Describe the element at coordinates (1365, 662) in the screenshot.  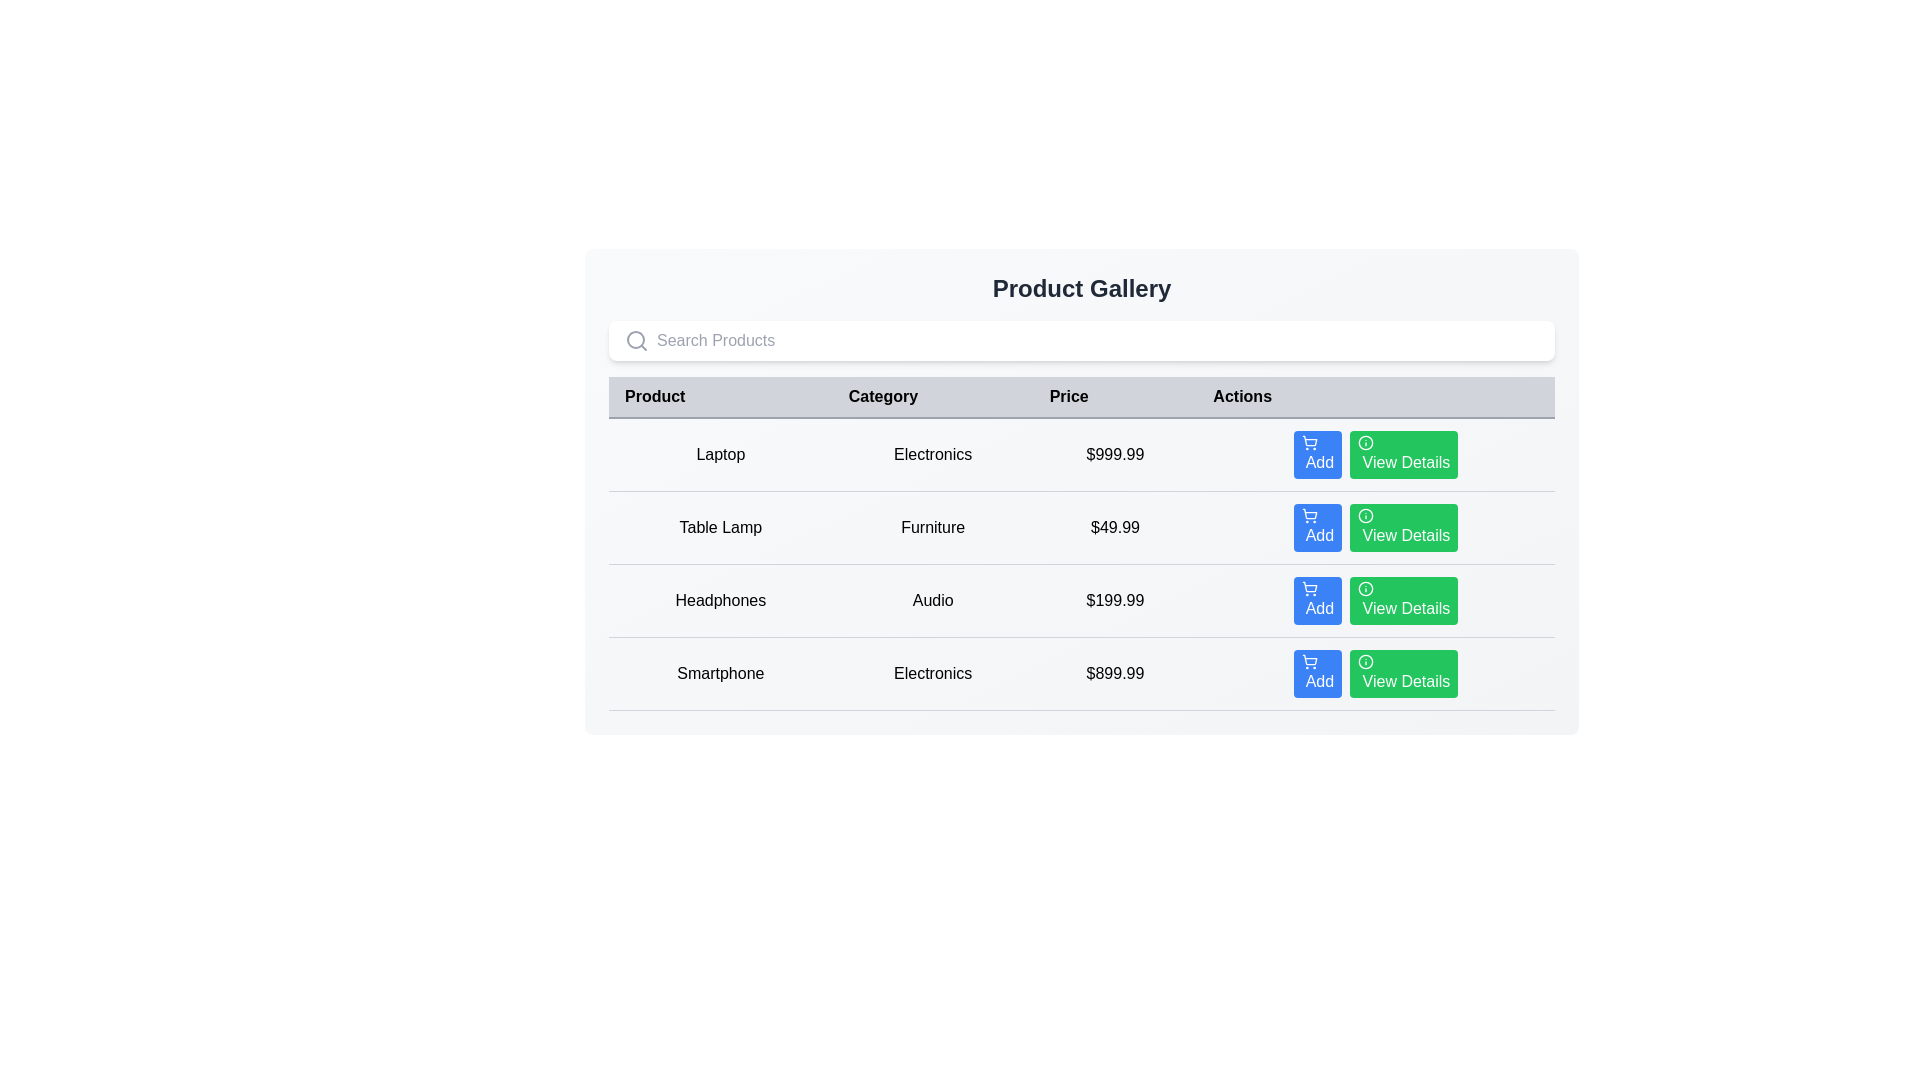
I see `the small circular informational indicator icon with a hollow outline and green background located in the last row of the 'View Details' button in the 'Actions' column of the table` at that location.